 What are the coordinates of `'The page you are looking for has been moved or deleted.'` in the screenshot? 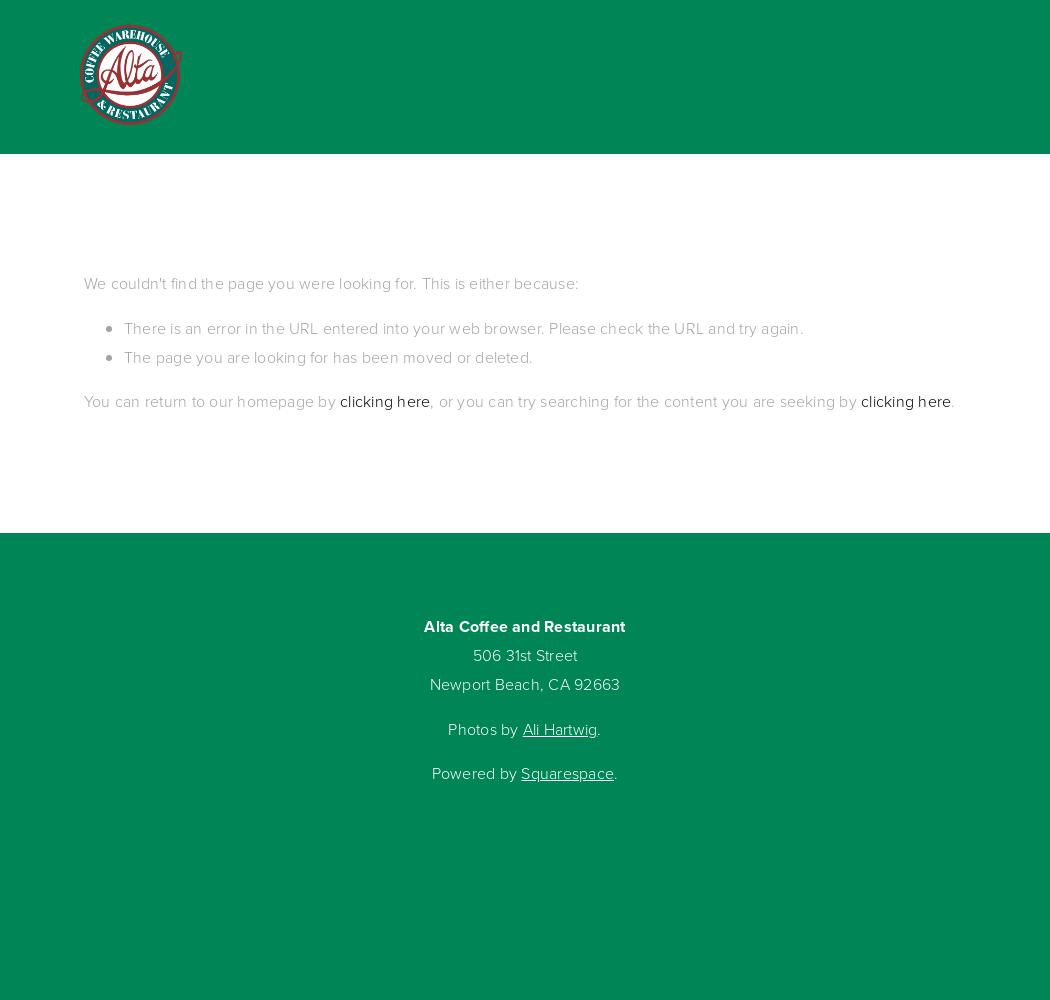 It's located at (328, 355).